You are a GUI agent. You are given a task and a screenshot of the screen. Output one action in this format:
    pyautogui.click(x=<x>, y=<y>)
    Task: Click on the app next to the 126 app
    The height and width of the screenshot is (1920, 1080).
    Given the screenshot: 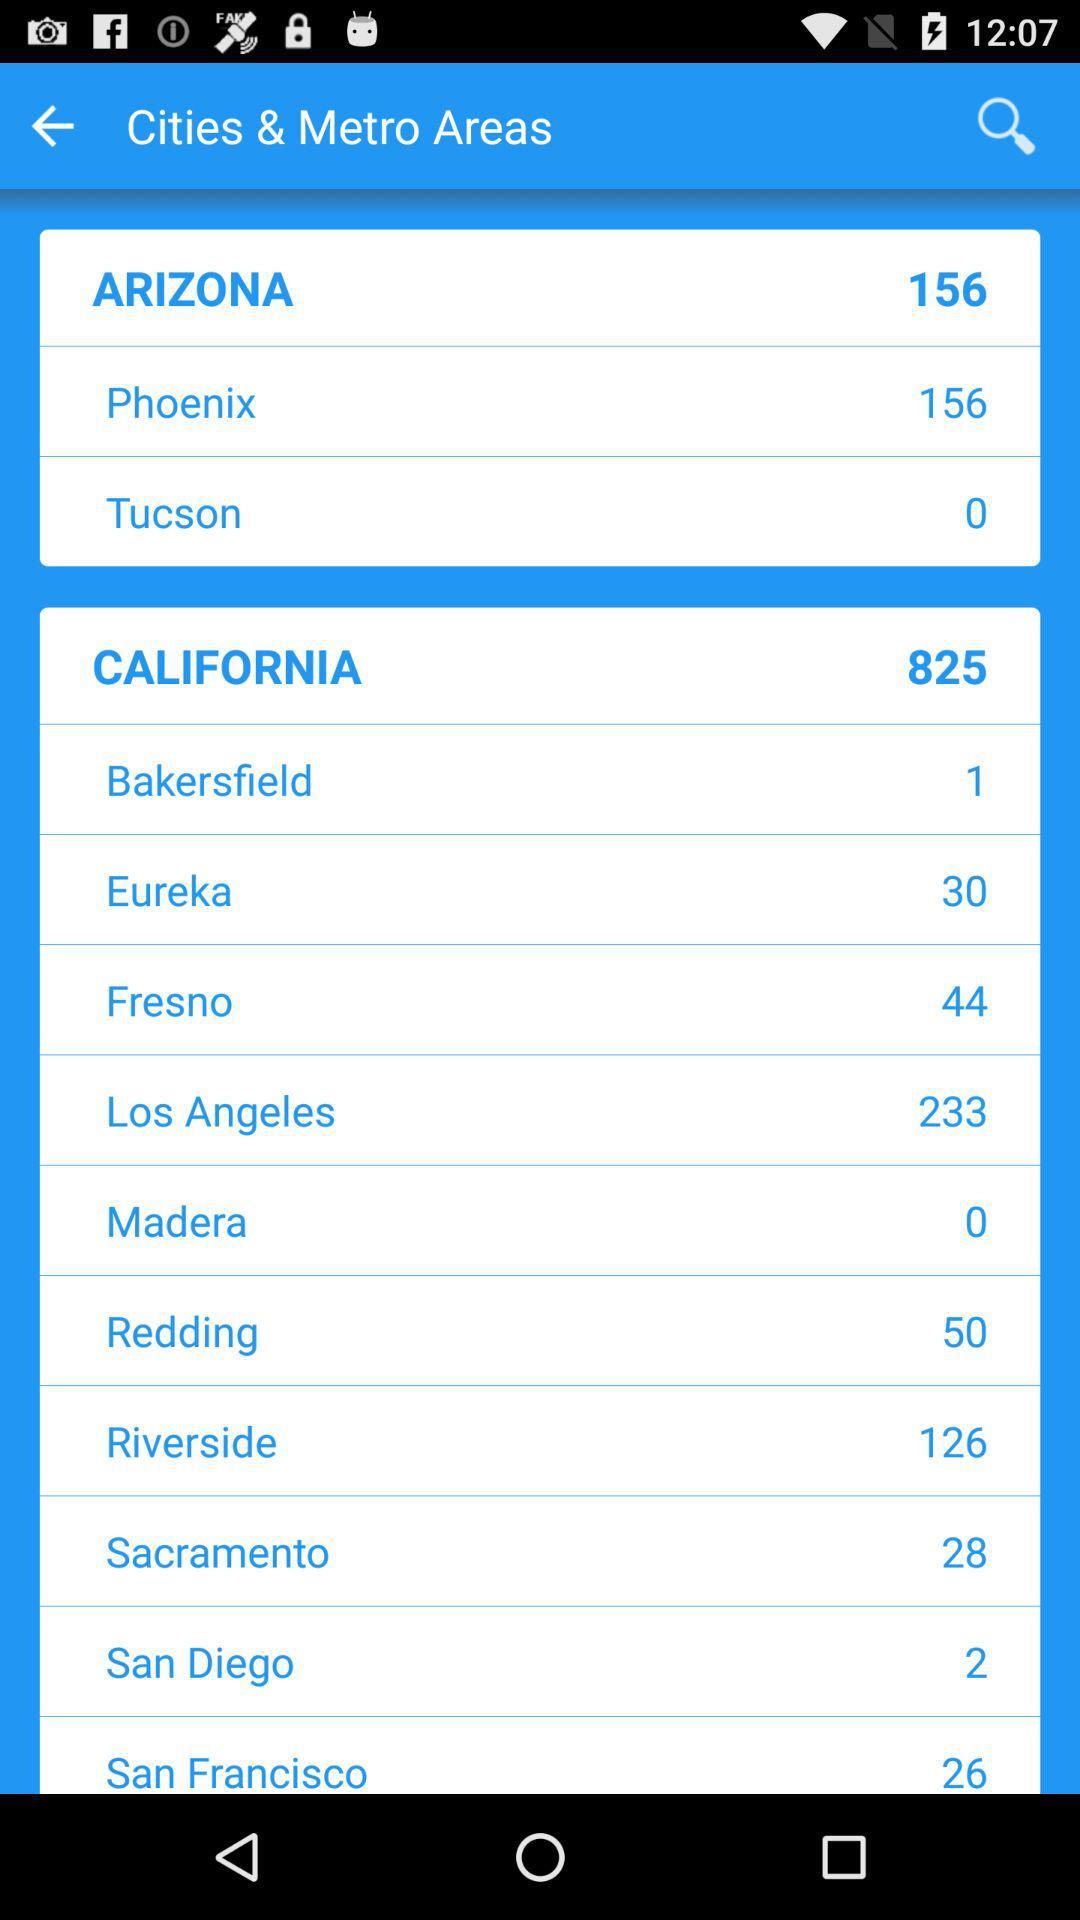 What is the action you would take?
    pyautogui.click(x=414, y=1440)
    